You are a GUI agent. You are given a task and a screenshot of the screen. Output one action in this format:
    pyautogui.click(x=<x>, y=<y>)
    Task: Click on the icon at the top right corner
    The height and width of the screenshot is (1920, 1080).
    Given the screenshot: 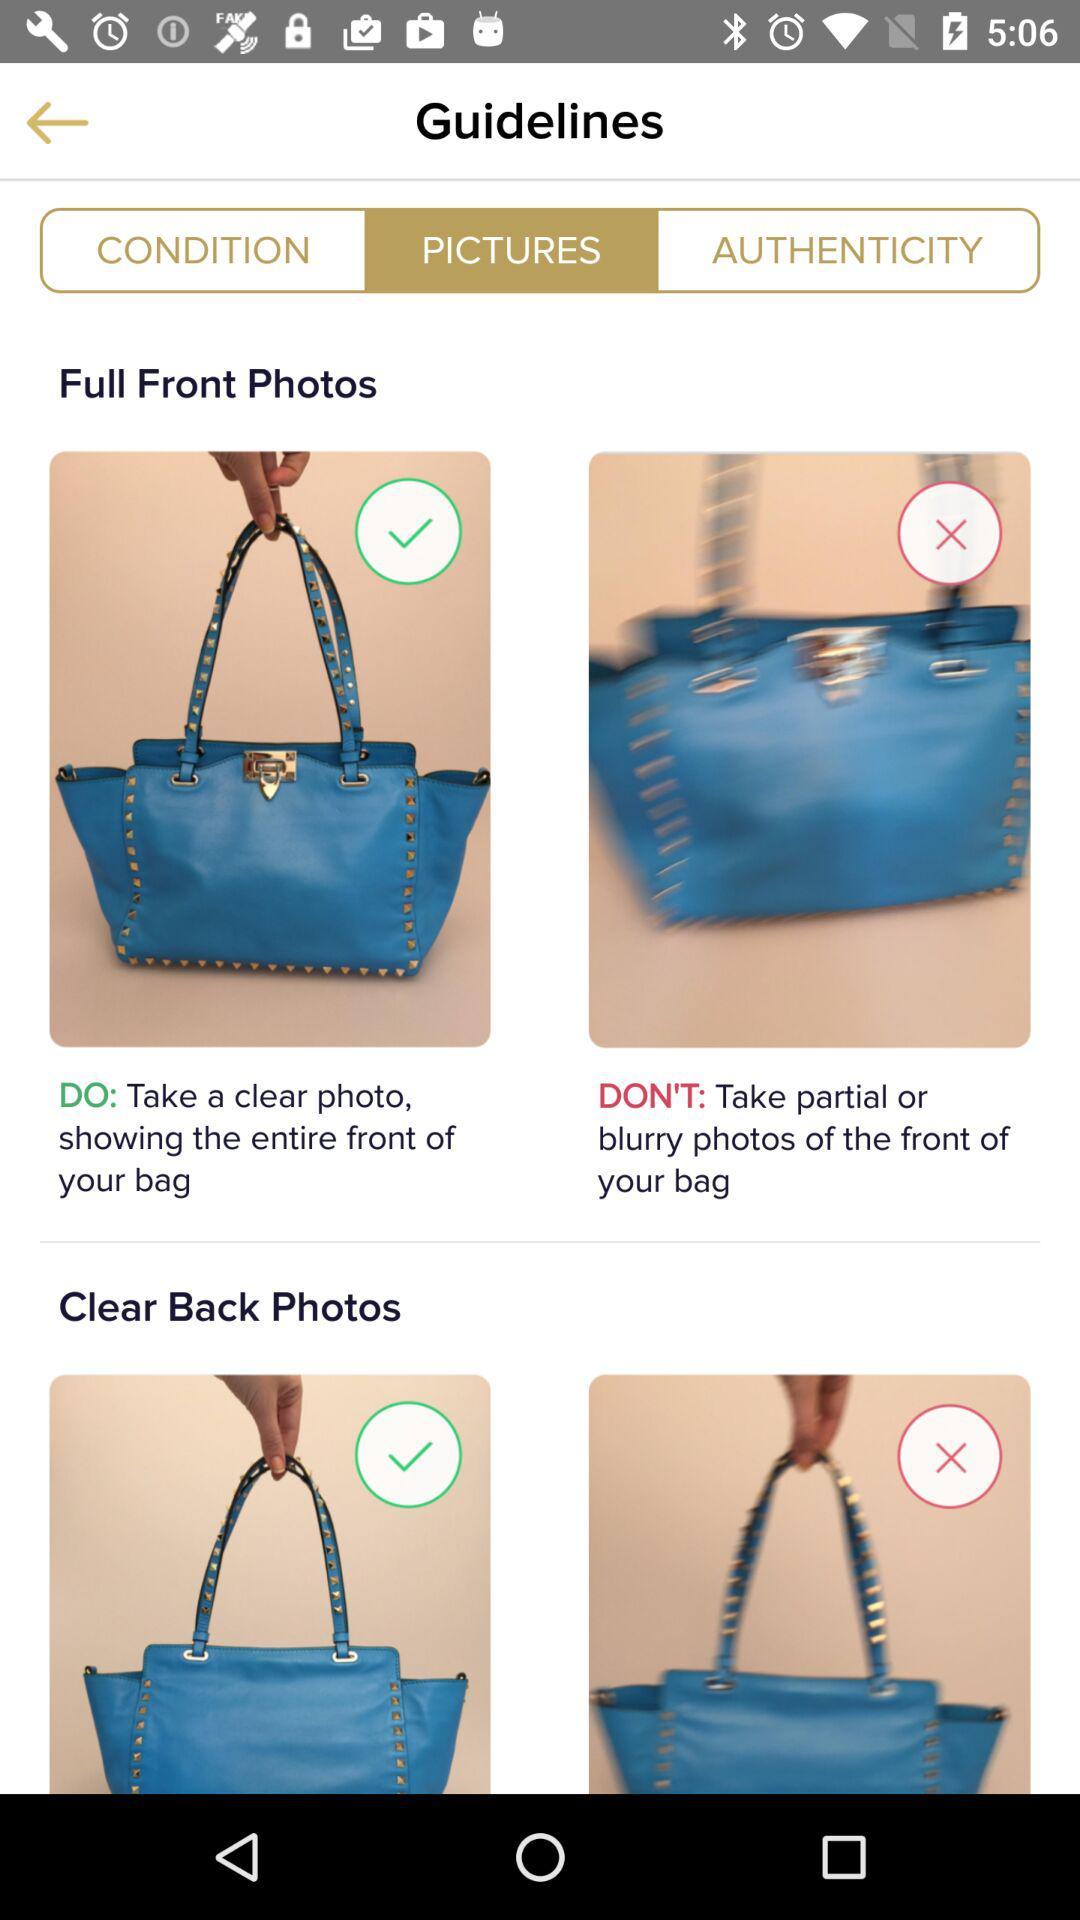 What is the action you would take?
    pyautogui.click(x=847, y=249)
    